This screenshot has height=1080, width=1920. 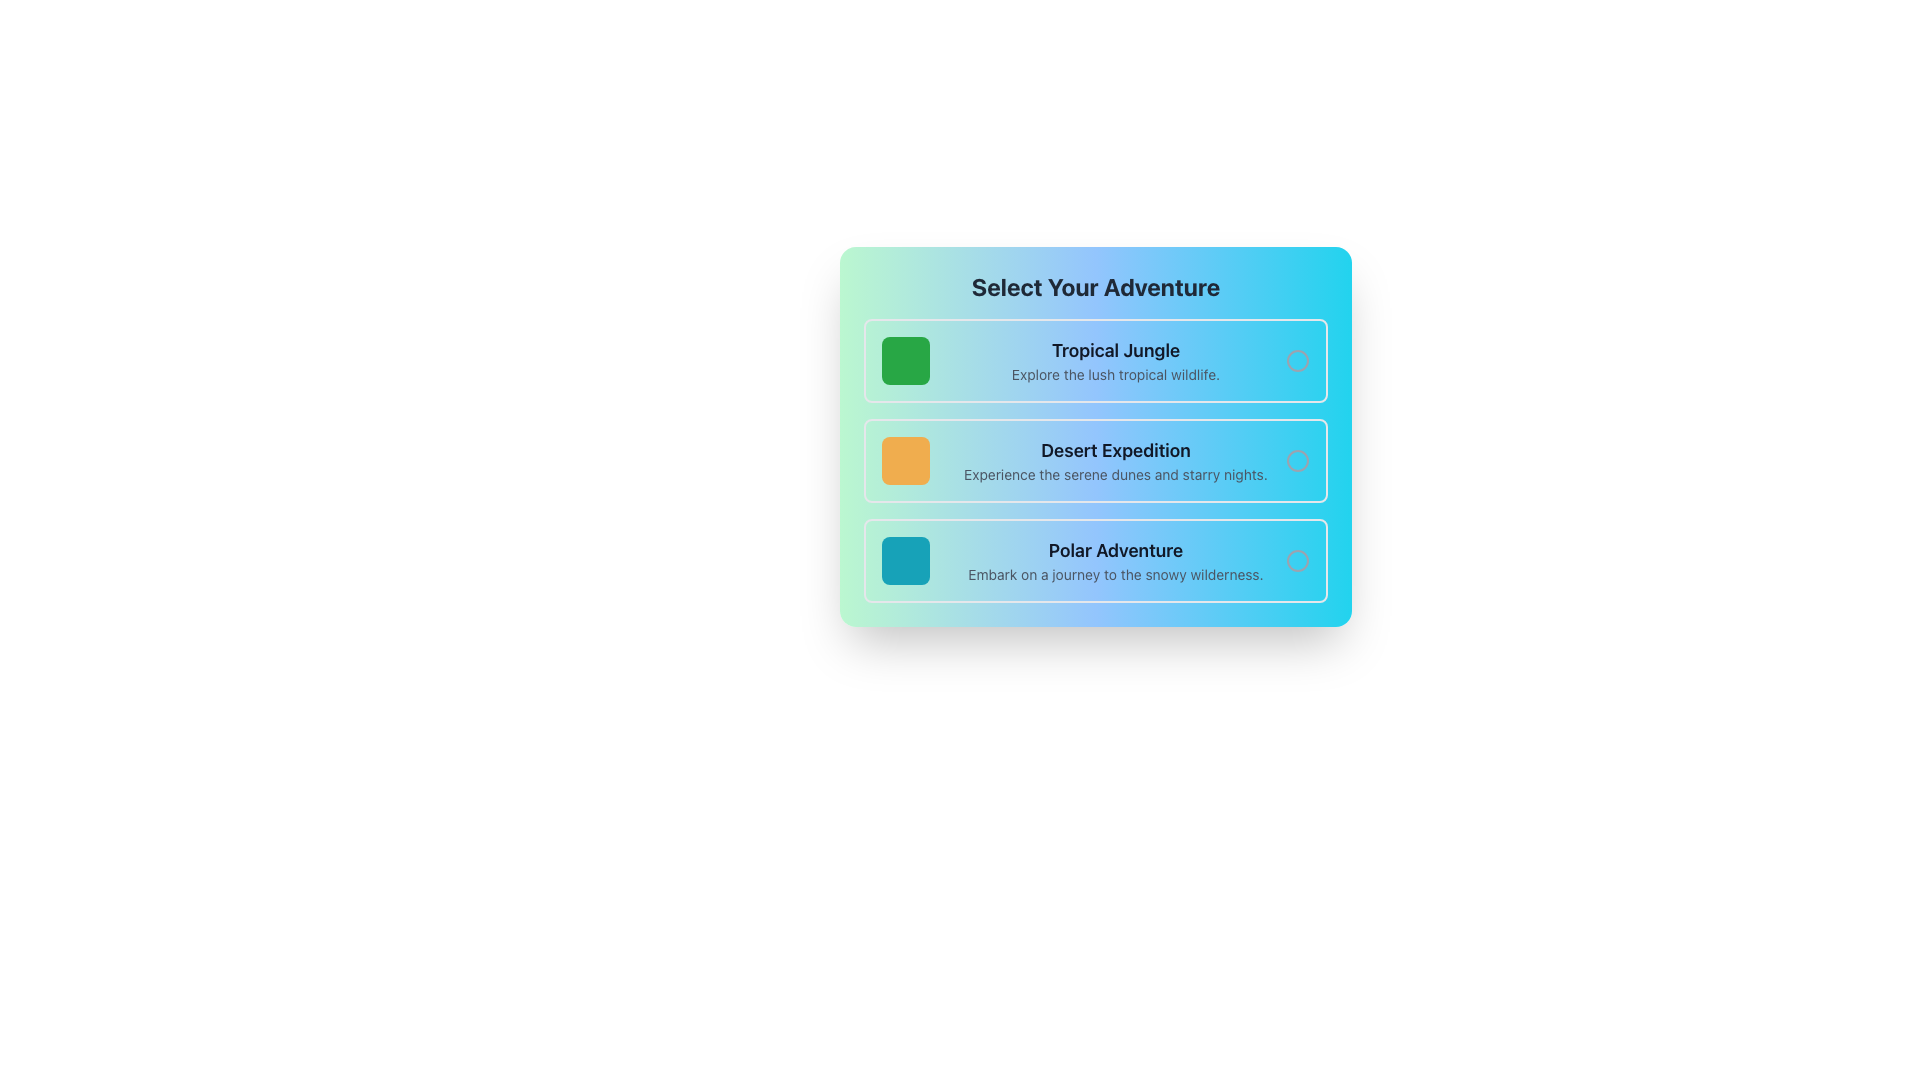 What do you see at coordinates (1297, 461) in the screenshot?
I see `the circular radio button with a gray outline that is located at the rightmost side of the 'Desert Expedition' option` at bounding box center [1297, 461].